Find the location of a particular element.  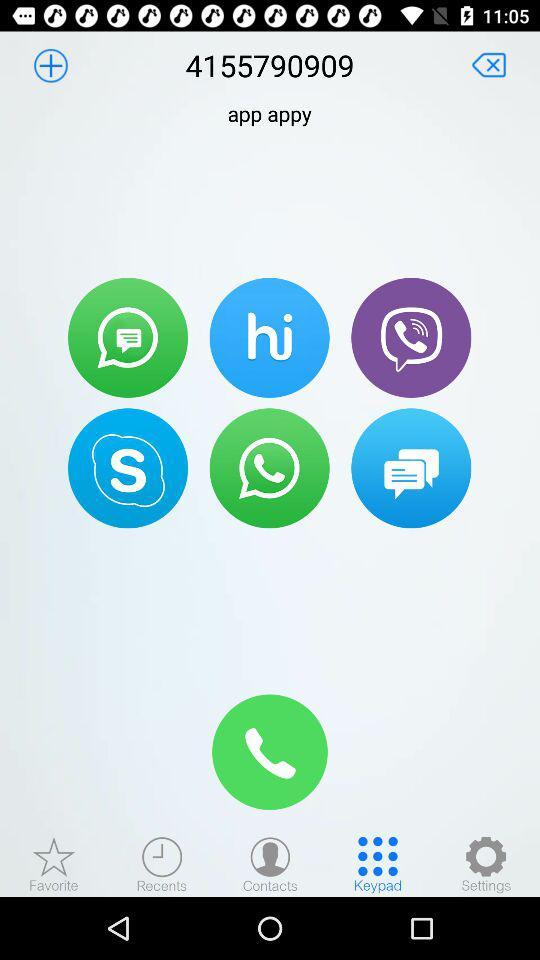

this button is used to make calls is located at coordinates (269, 468).